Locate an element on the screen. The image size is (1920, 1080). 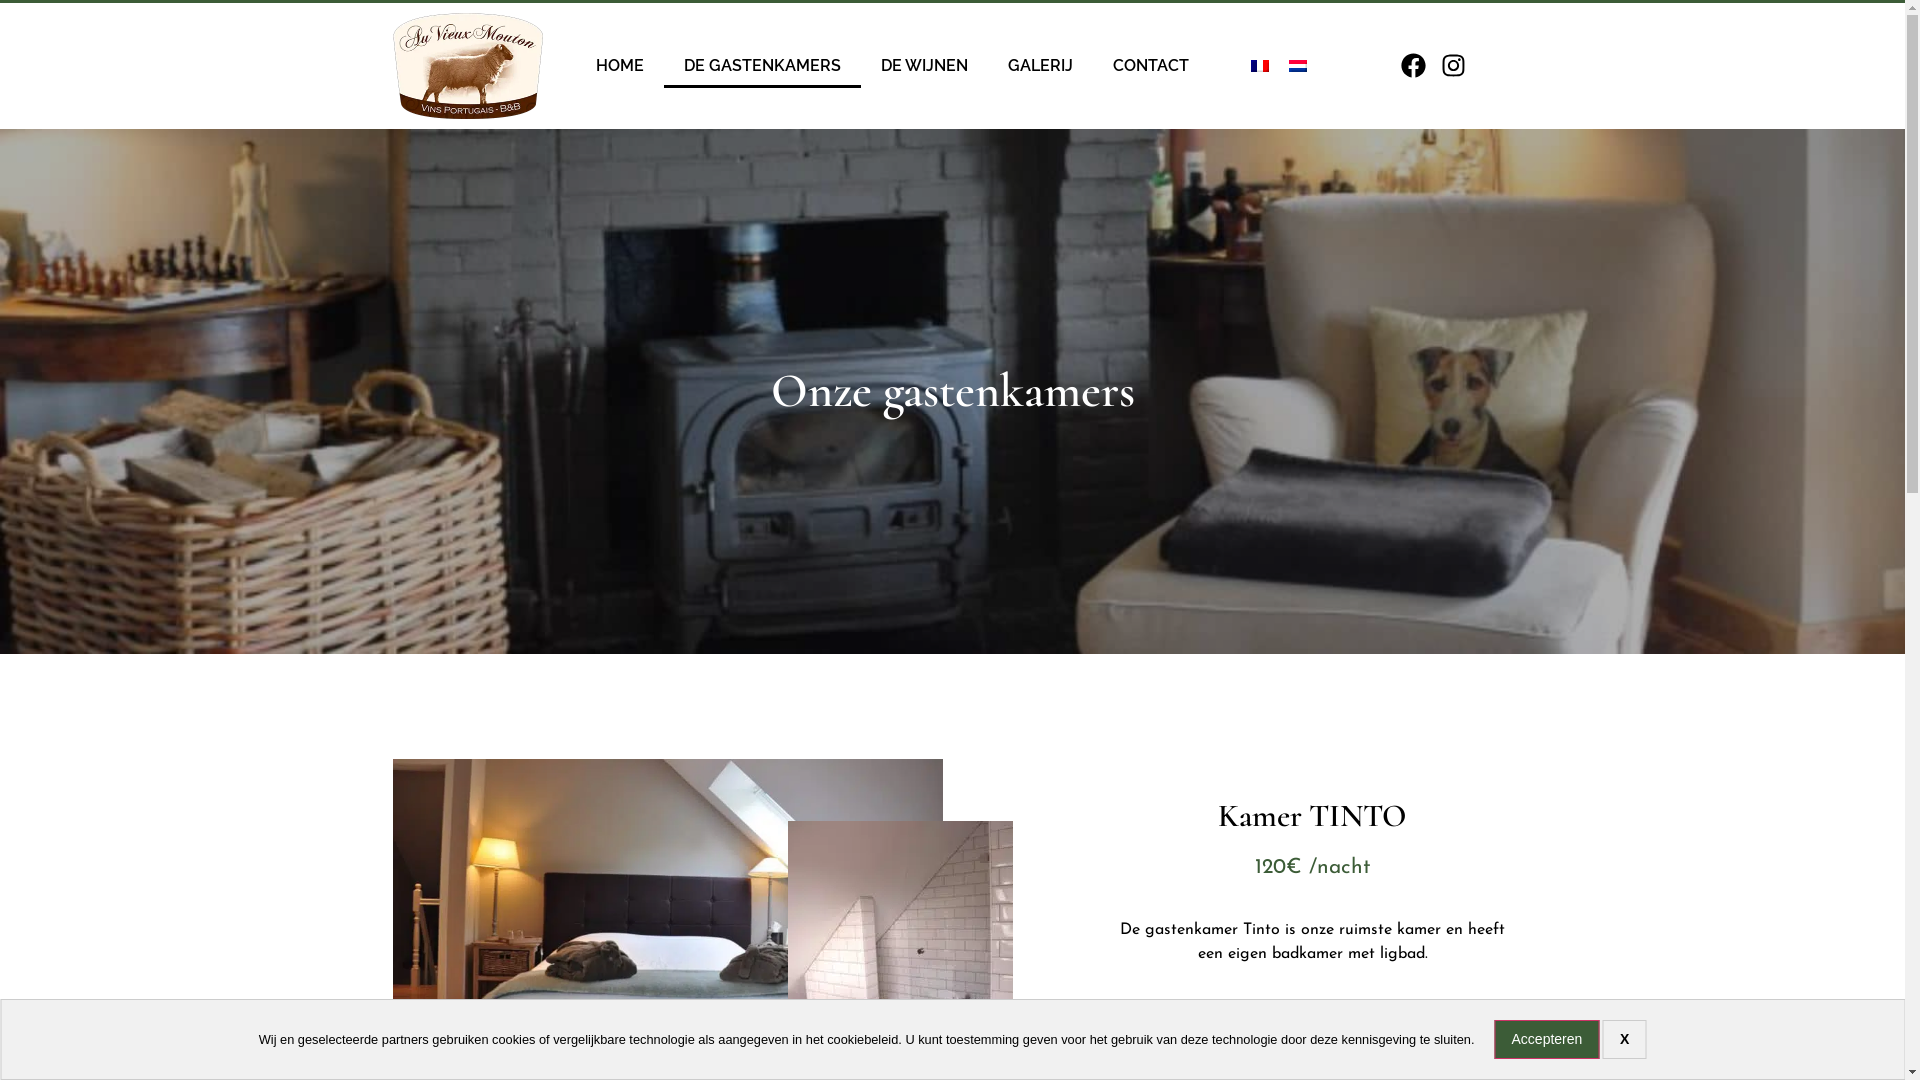
'Lees meer' is located at coordinates (1245, 1023).